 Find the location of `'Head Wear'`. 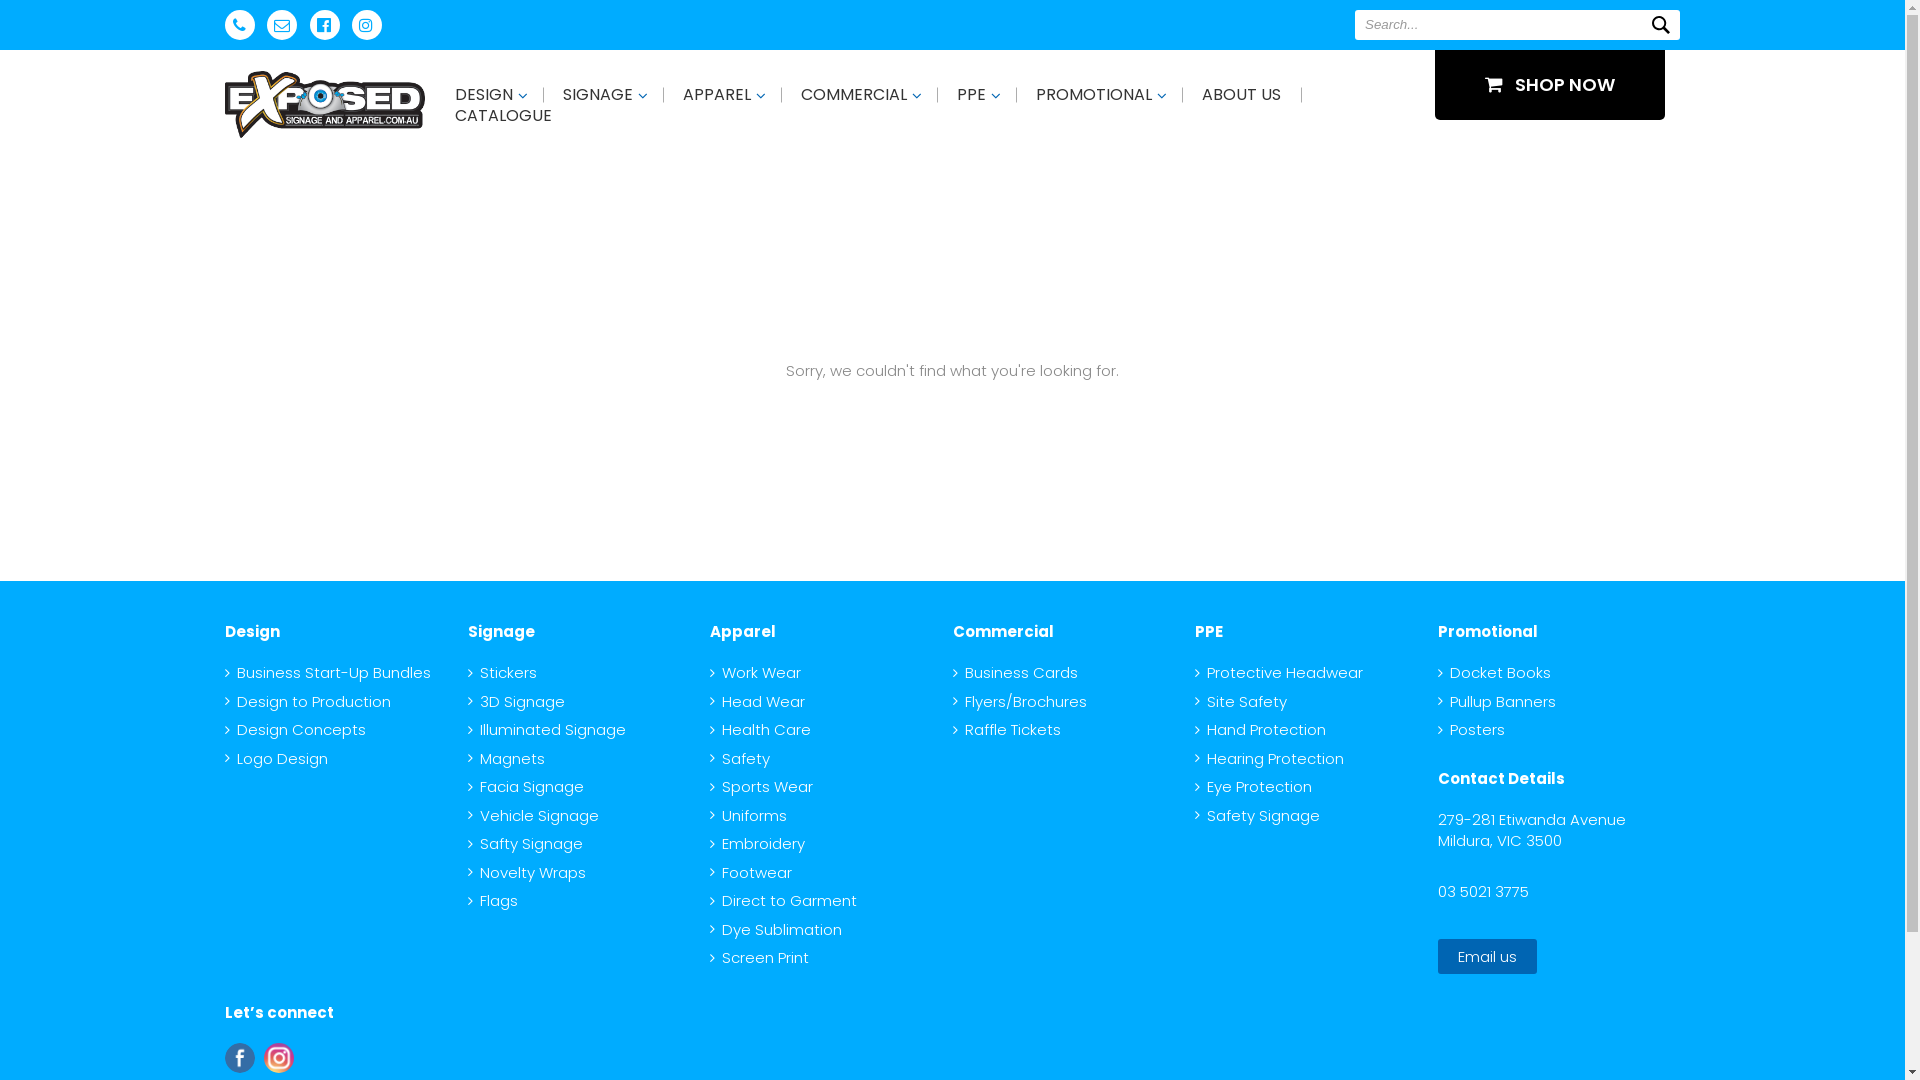

'Head Wear' is located at coordinates (756, 699).